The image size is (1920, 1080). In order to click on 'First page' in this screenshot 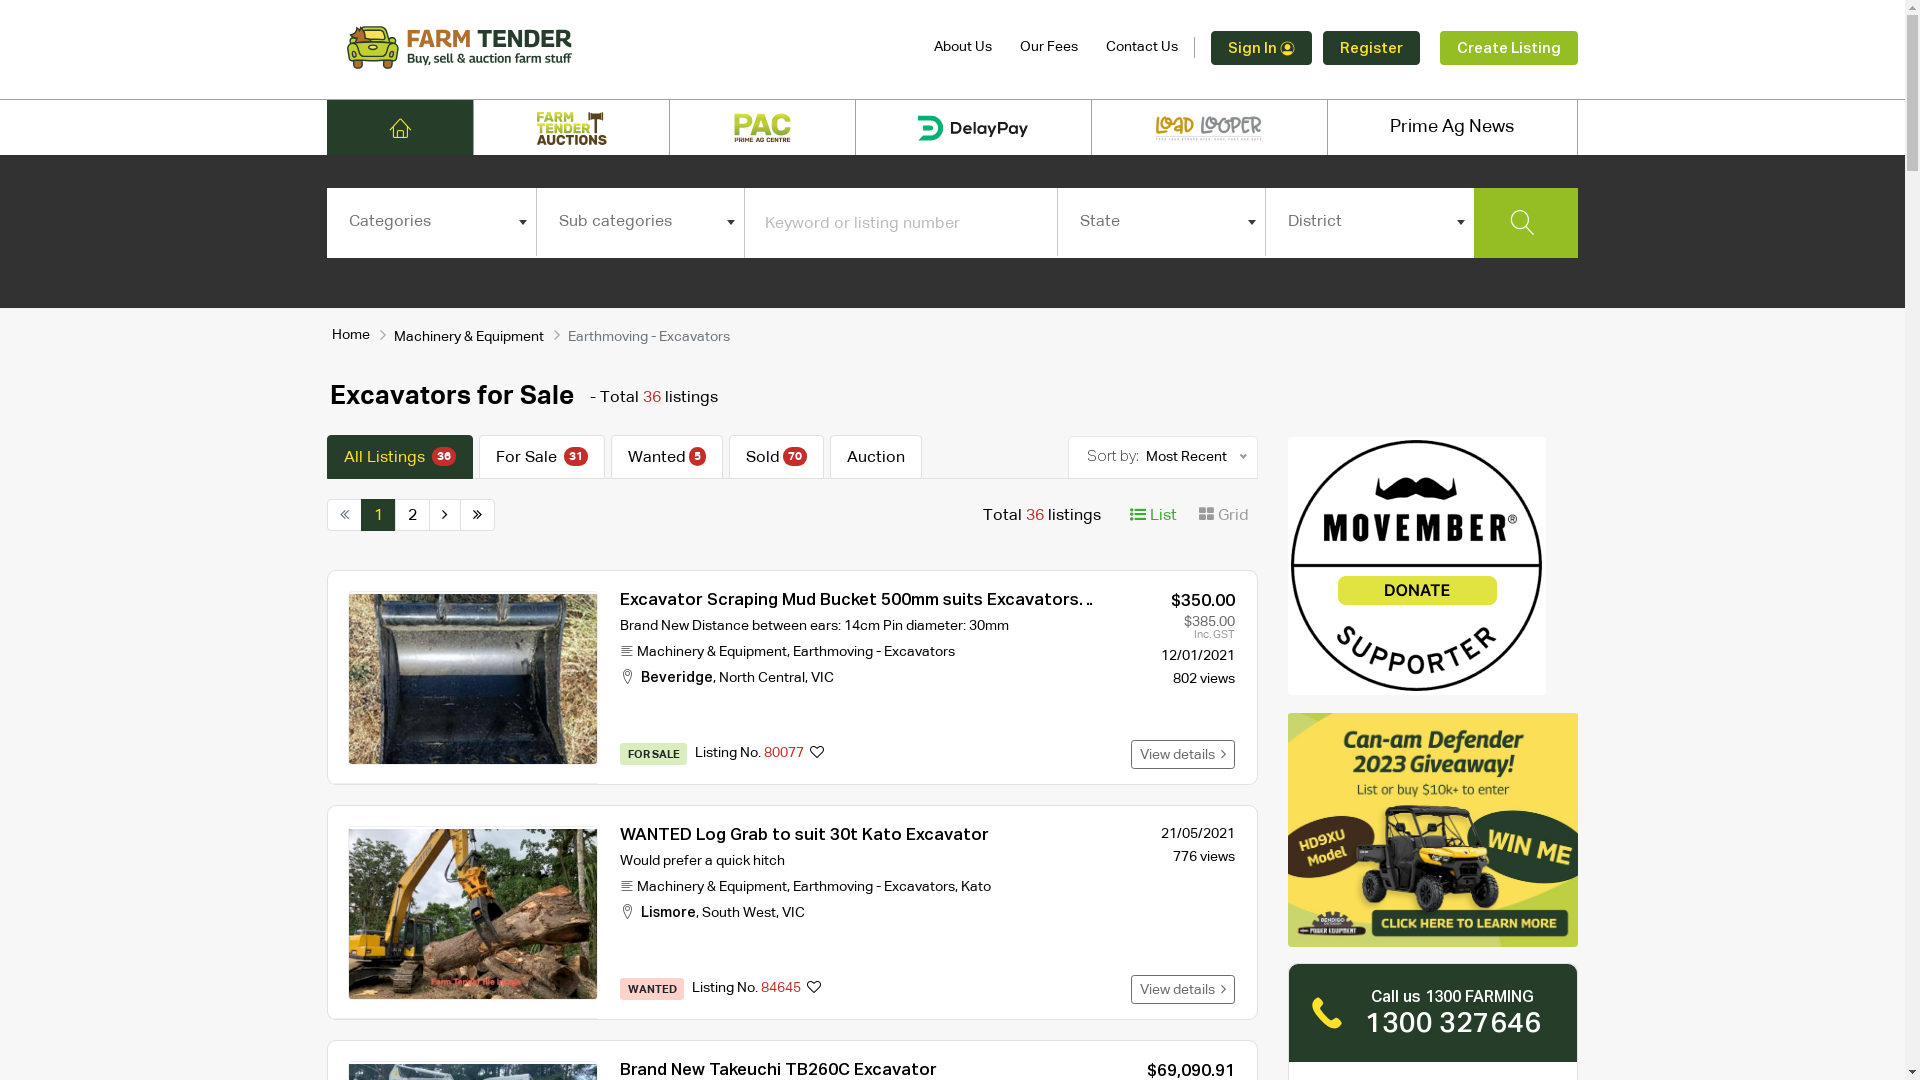, I will do `click(344, 514)`.